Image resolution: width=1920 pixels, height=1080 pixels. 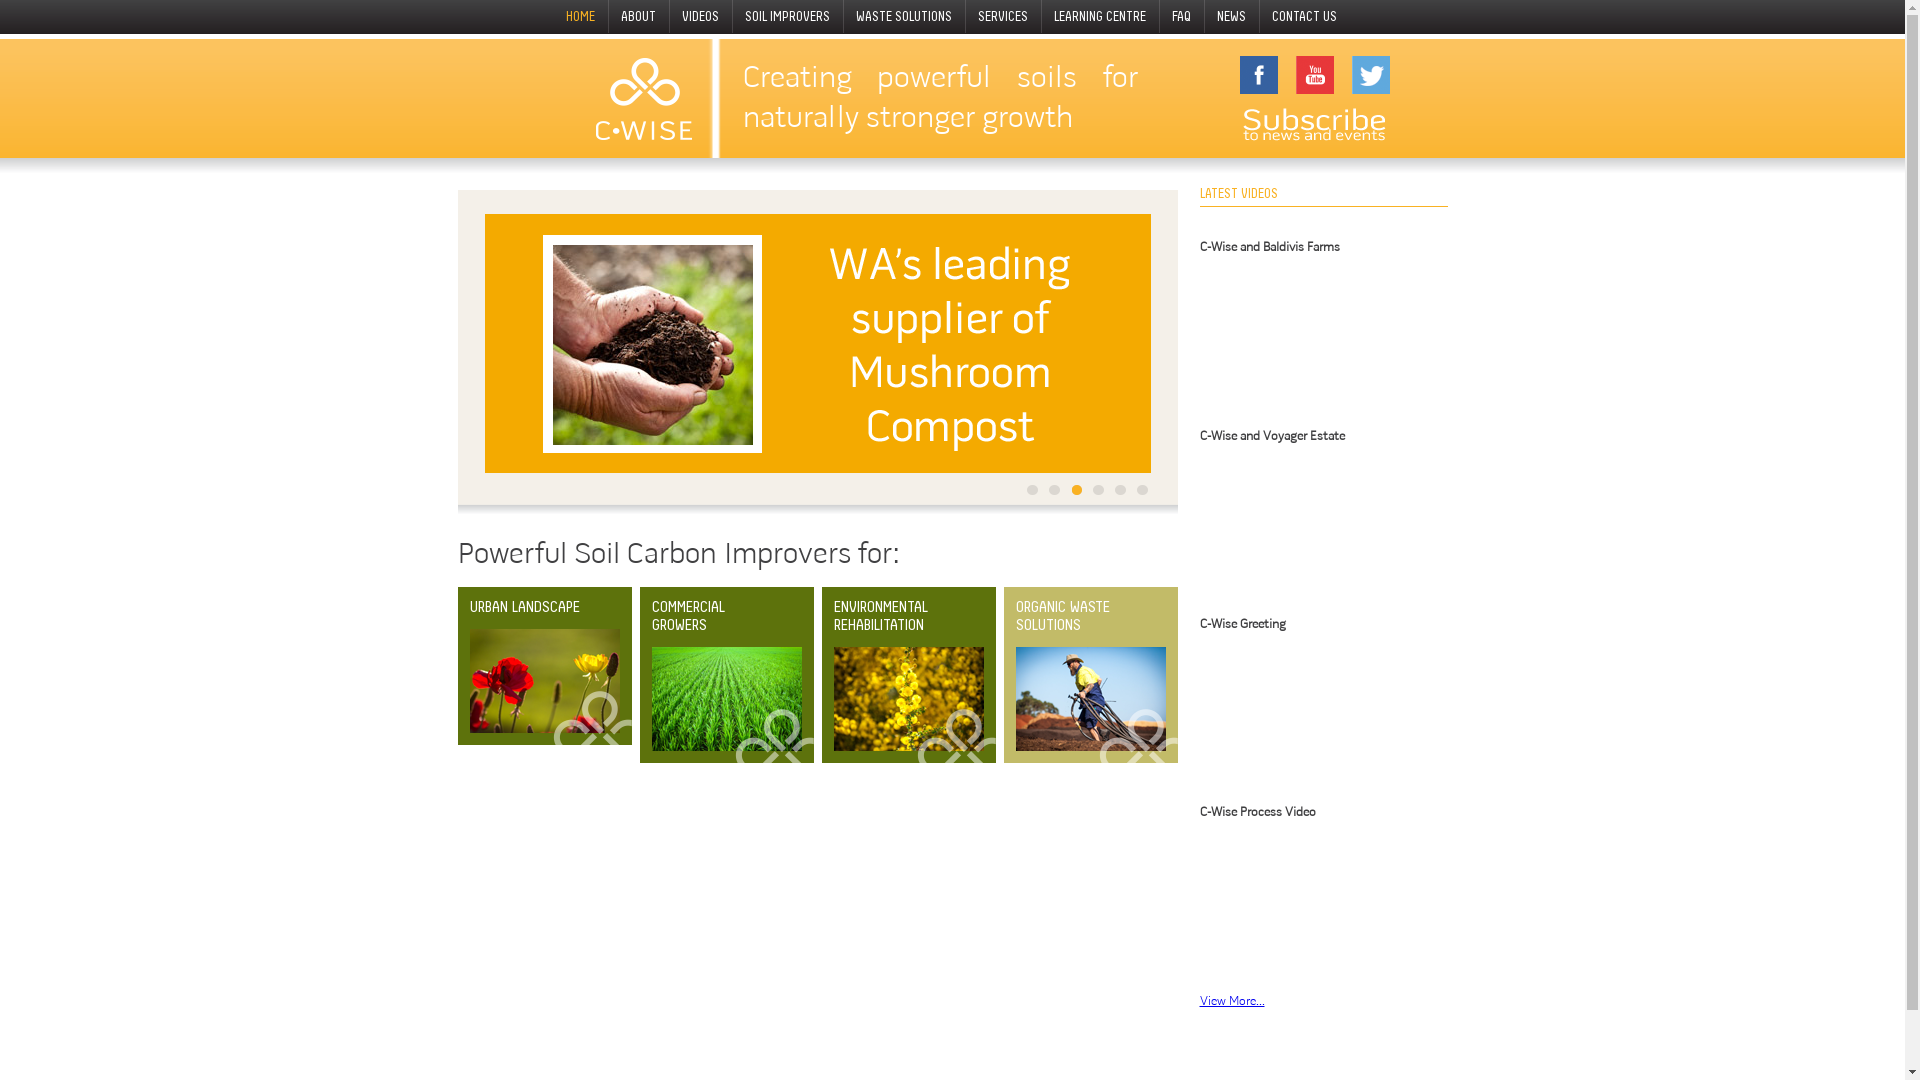 I want to click on 'VIDEOS', so click(x=670, y=16).